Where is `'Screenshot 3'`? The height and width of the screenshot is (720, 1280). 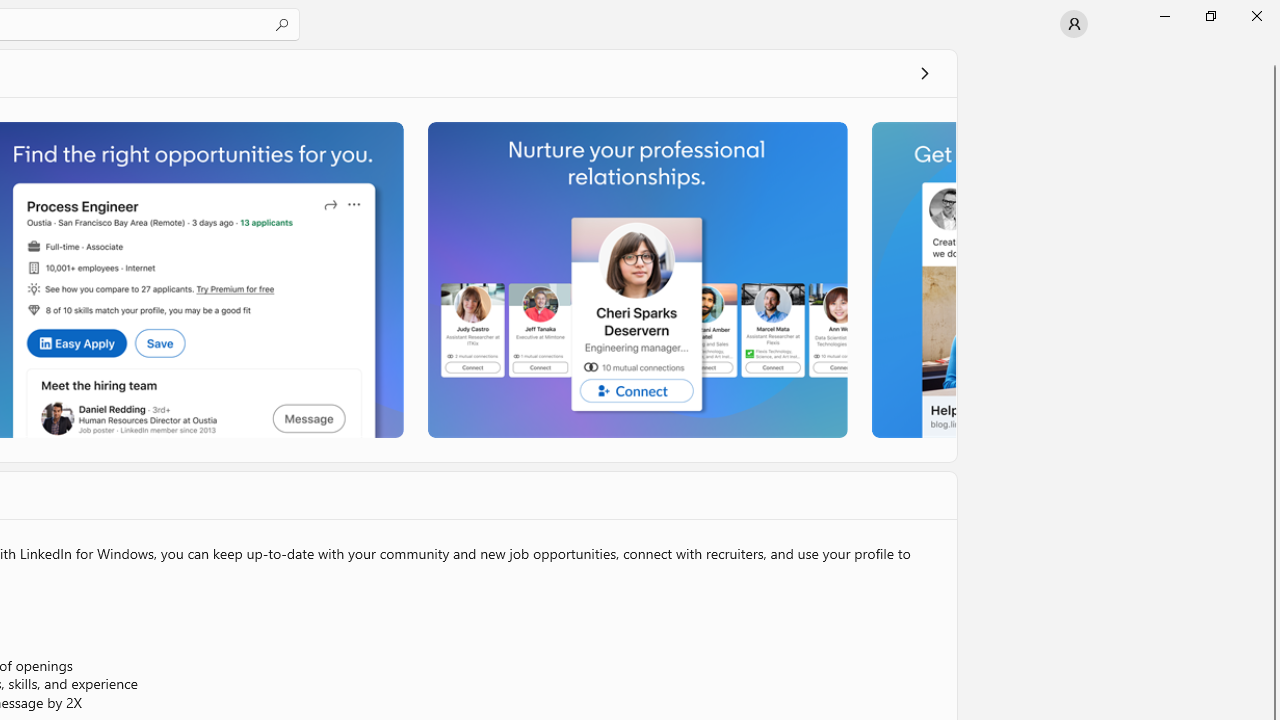 'Screenshot 3' is located at coordinates (635, 279).